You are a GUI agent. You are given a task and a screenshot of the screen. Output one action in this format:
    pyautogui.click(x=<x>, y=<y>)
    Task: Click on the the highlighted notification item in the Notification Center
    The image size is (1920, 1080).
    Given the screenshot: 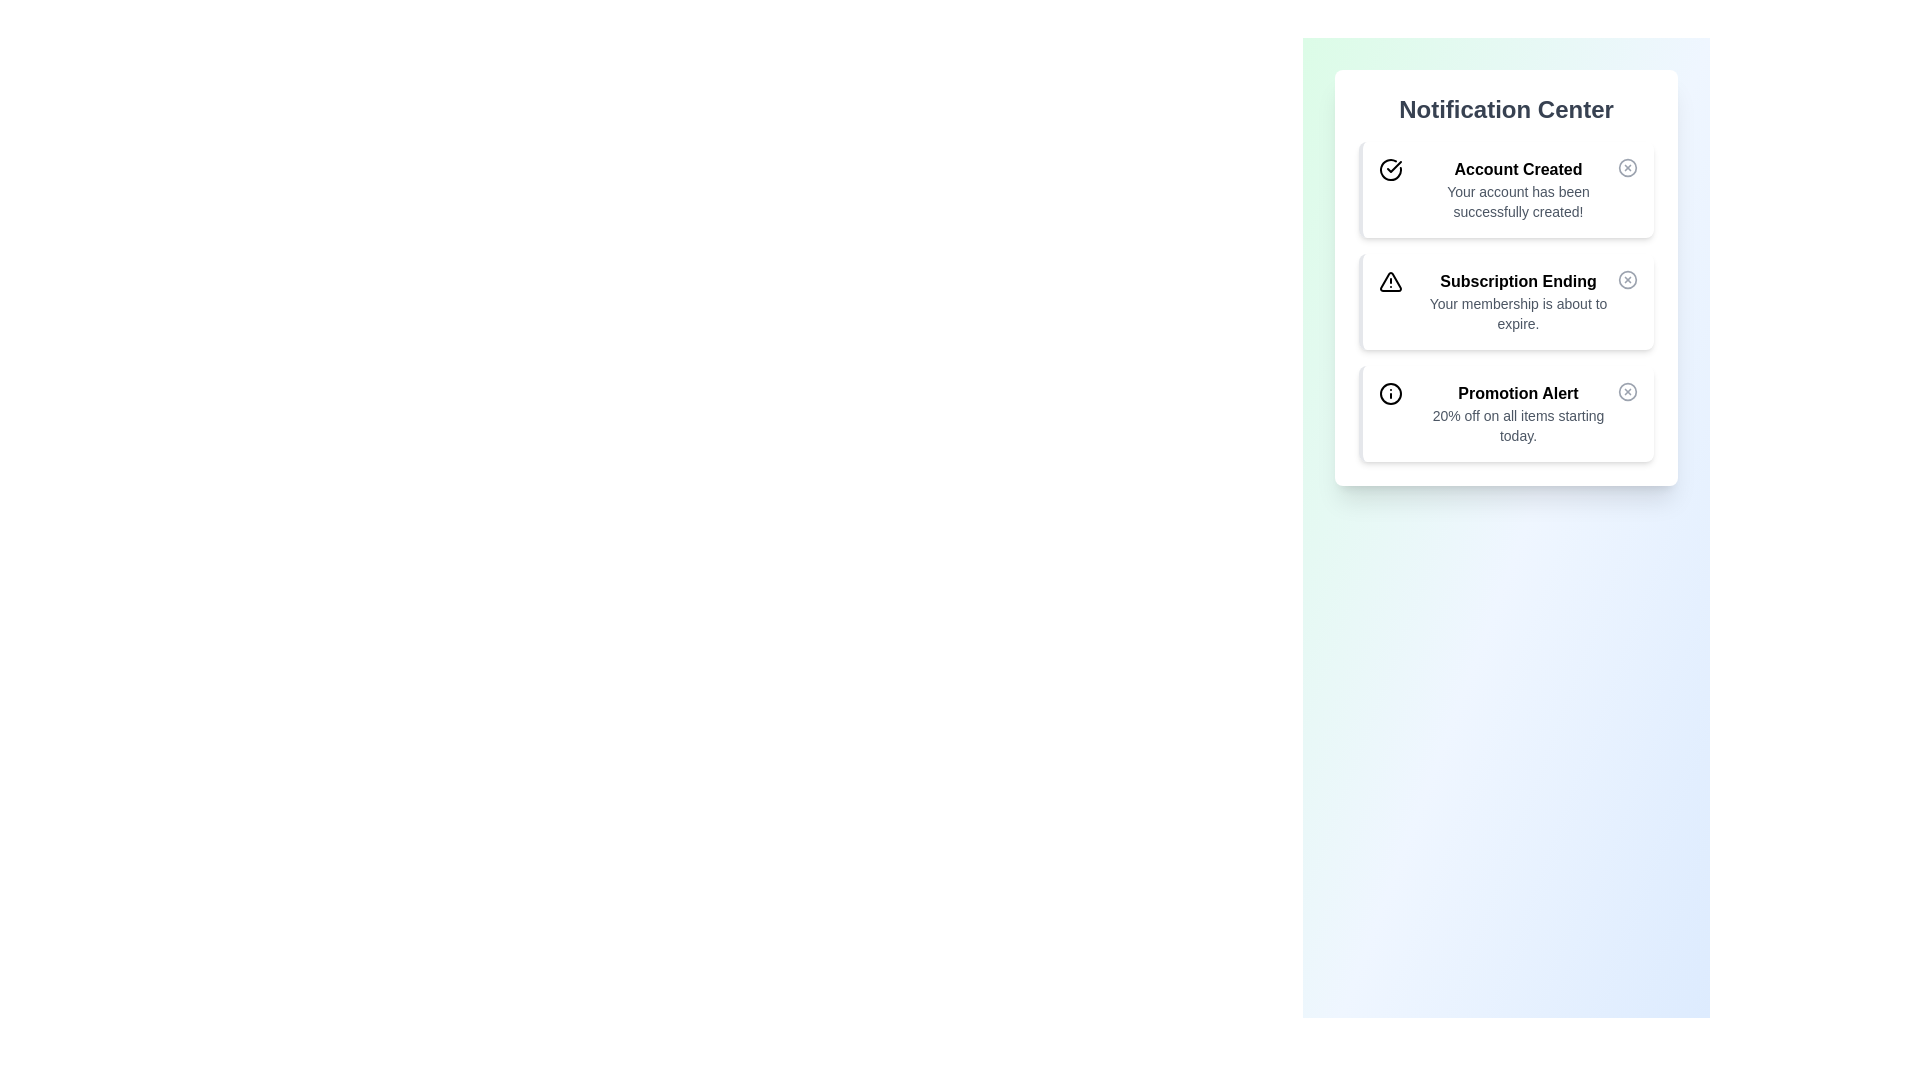 What is the action you would take?
    pyautogui.click(x=1506, y=301)
    